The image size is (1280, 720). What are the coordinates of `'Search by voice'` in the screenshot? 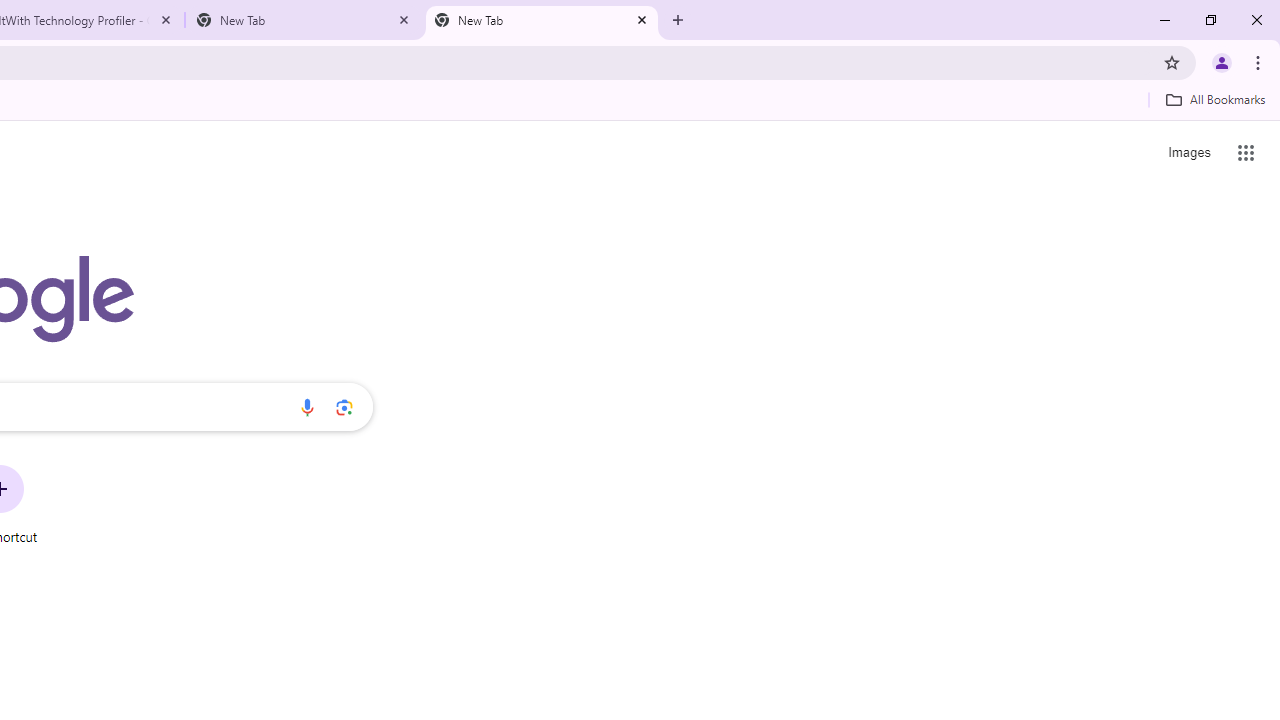 It's located at (306, 406).